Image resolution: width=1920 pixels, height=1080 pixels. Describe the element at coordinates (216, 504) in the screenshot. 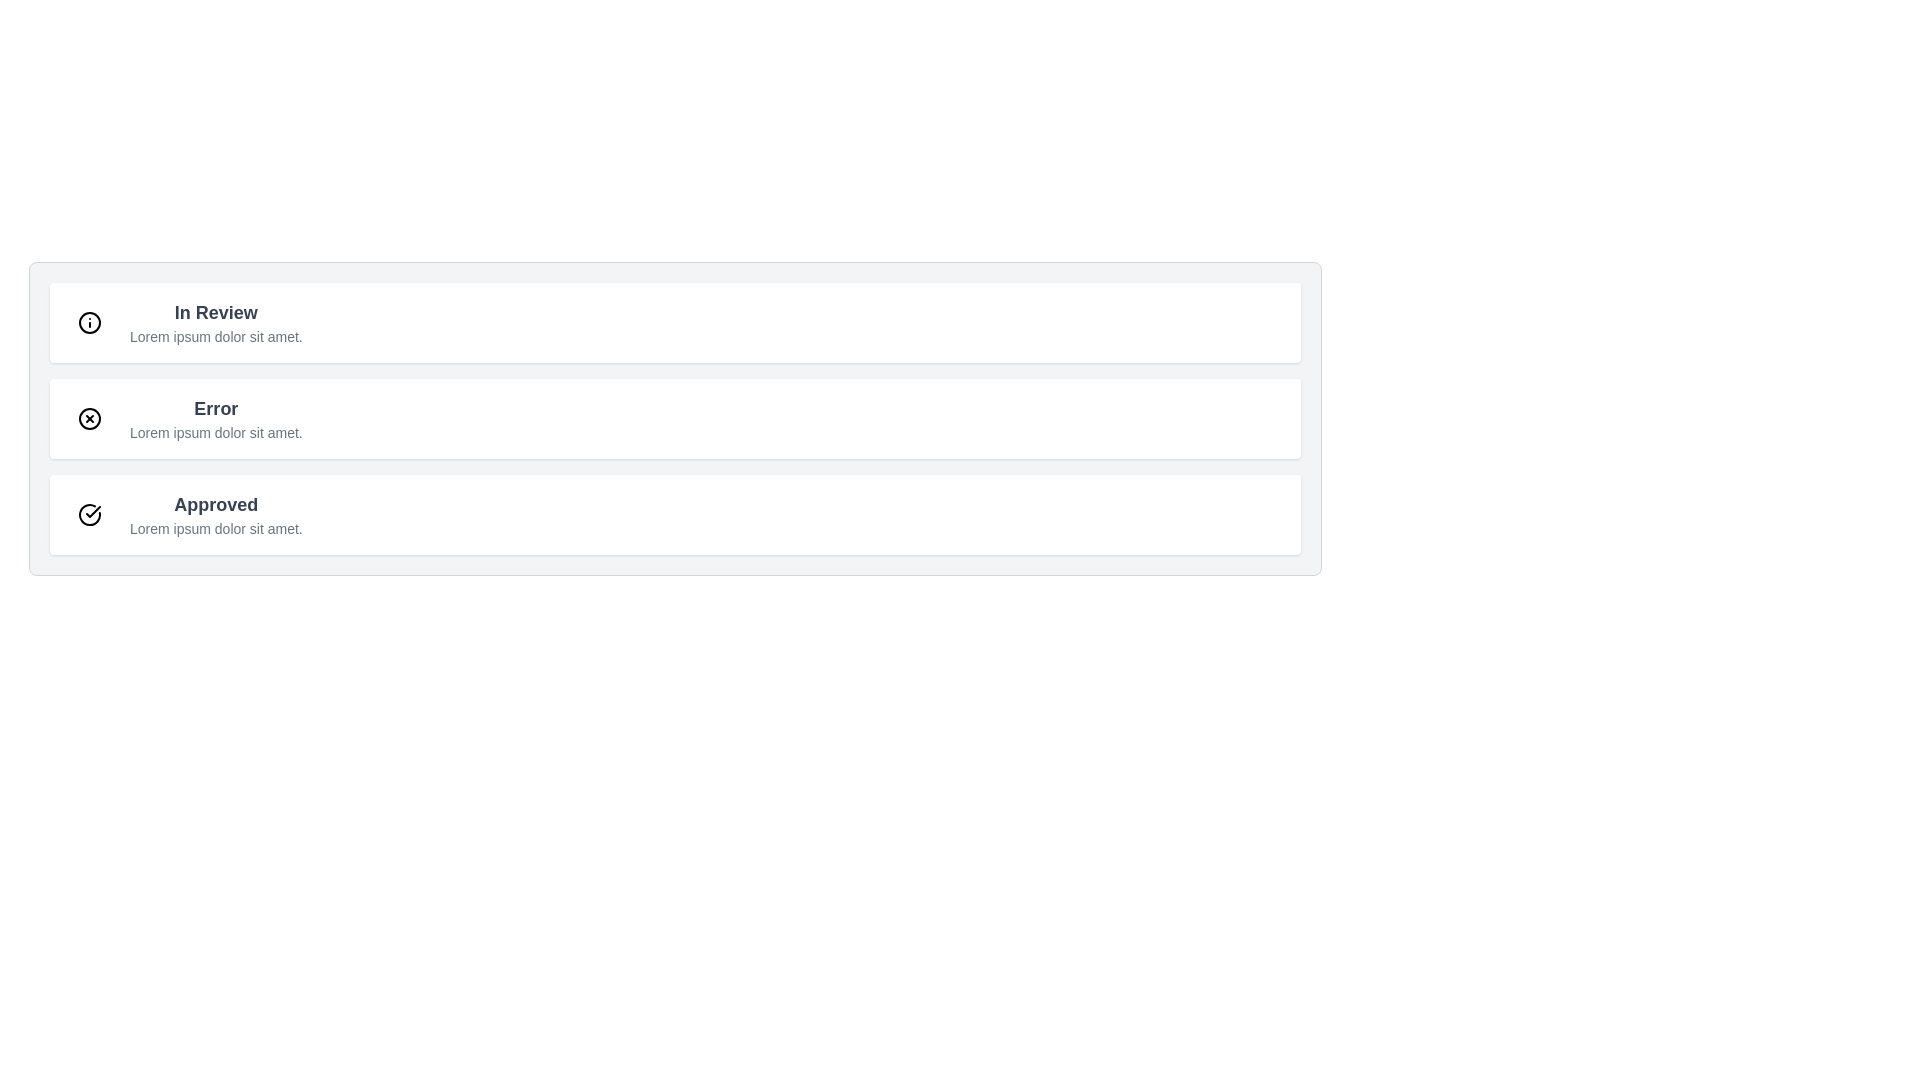

I see `the static text label indicating the status 'Approved' in the list of approval statuses, which is positioned on the third row and aligned to the left` at that location.